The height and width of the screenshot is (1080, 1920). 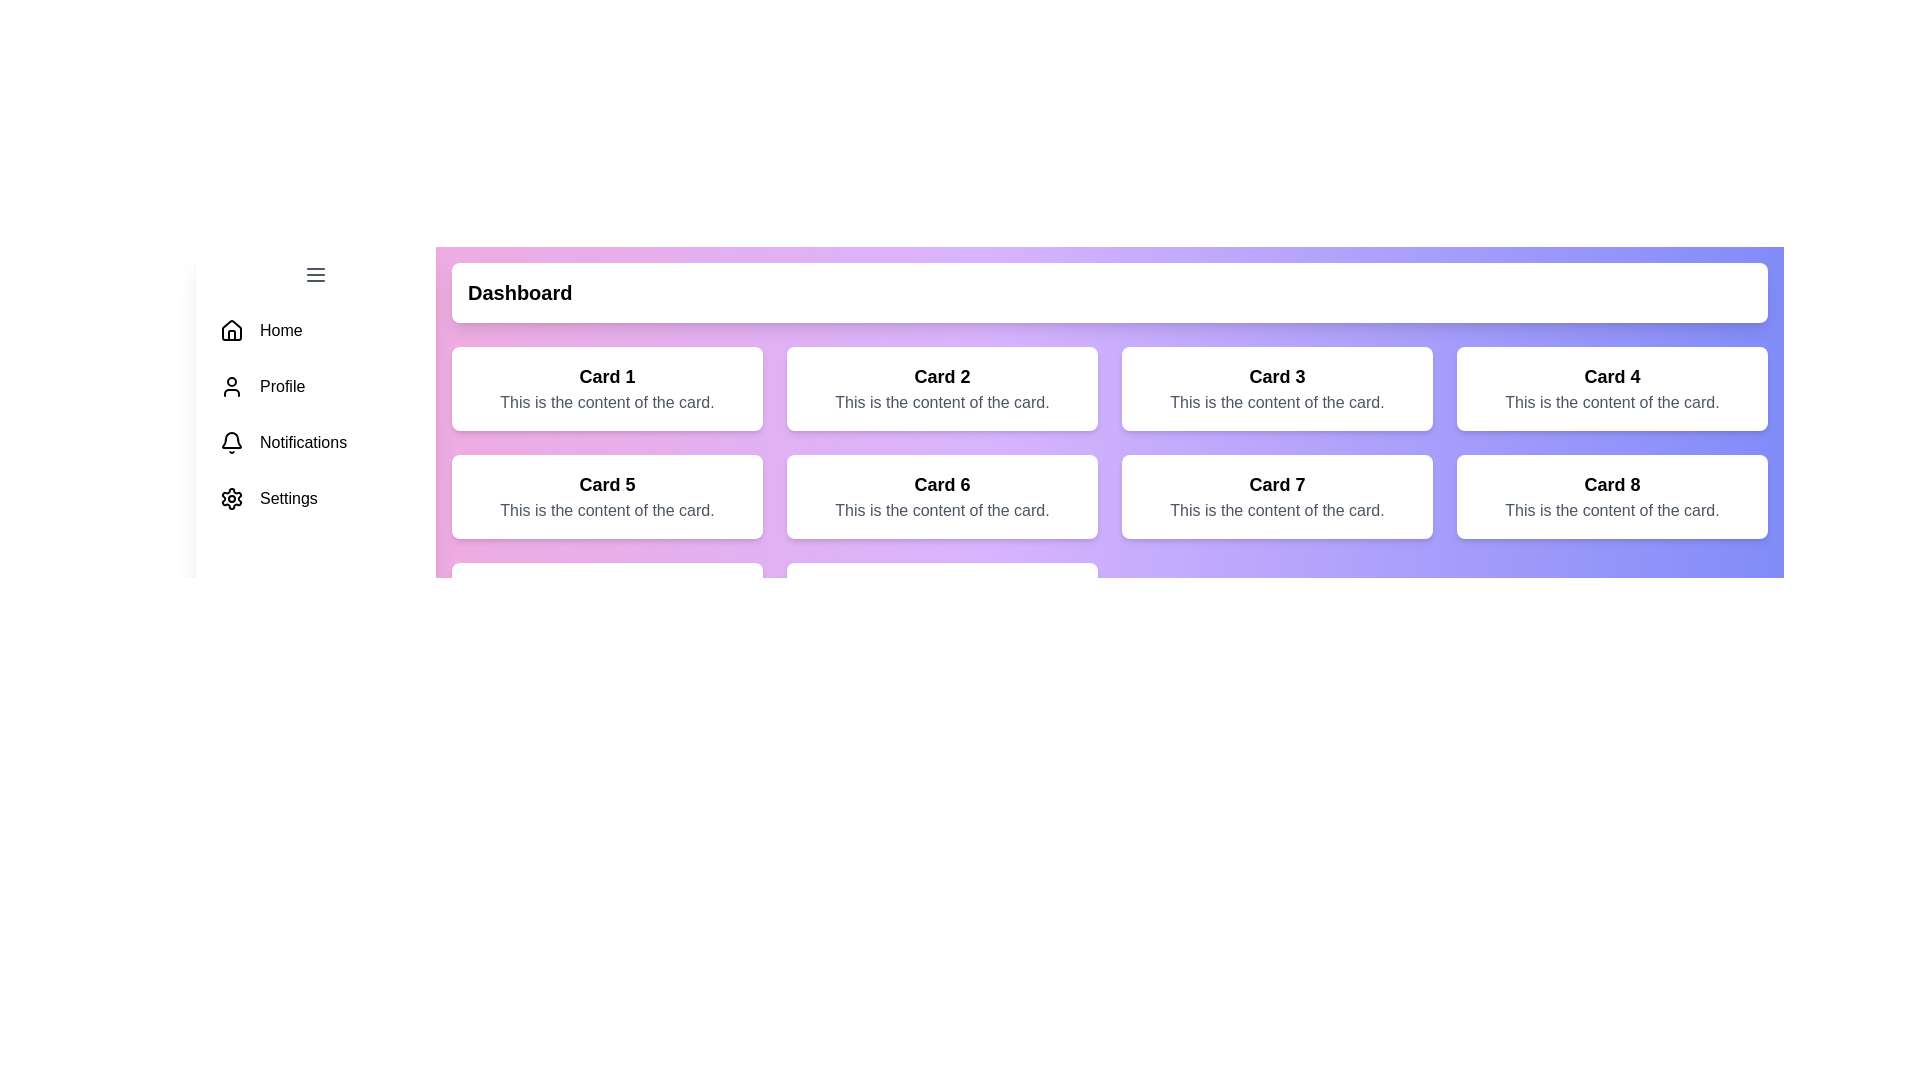 What do you see at coordinates (315, 497) in the screenshot?
I see `the menu item Settings to highlight it` at bounding box center [315, 497].